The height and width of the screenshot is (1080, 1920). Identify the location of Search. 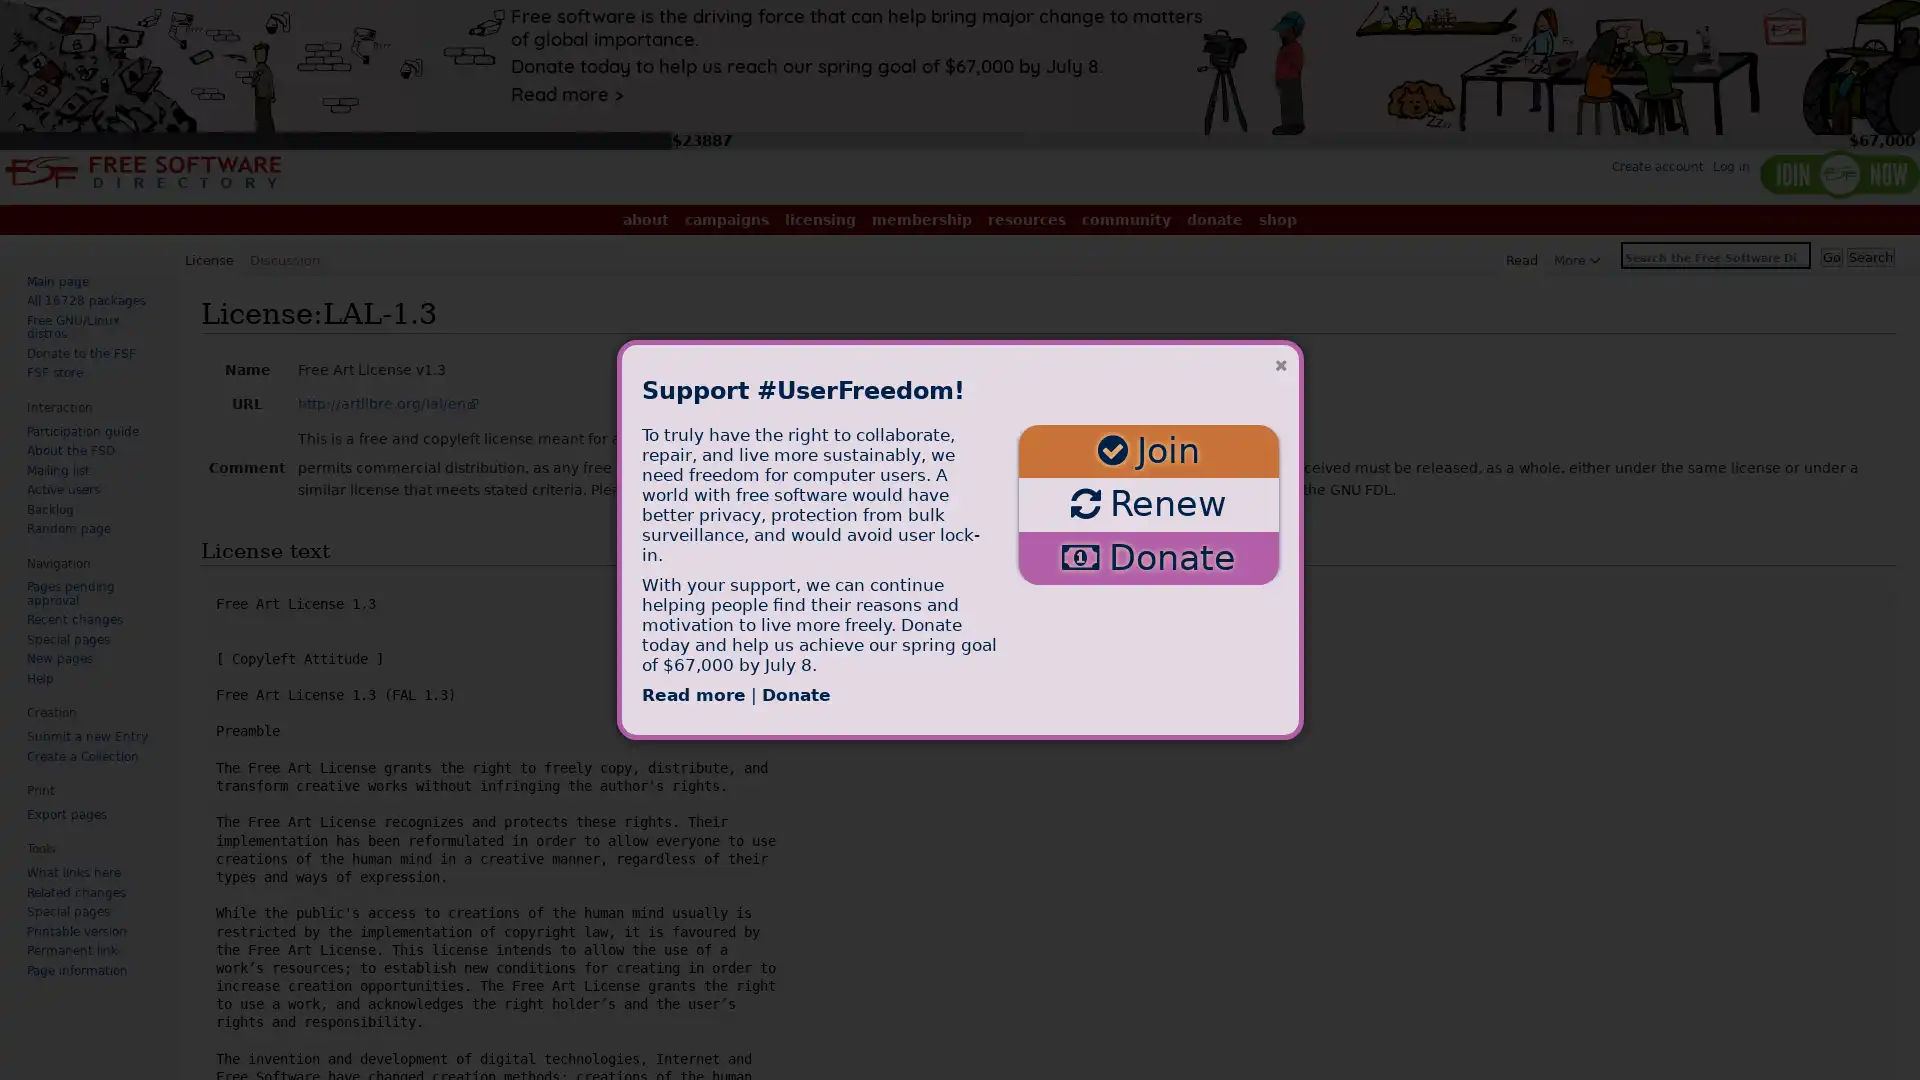
(1870, 256).